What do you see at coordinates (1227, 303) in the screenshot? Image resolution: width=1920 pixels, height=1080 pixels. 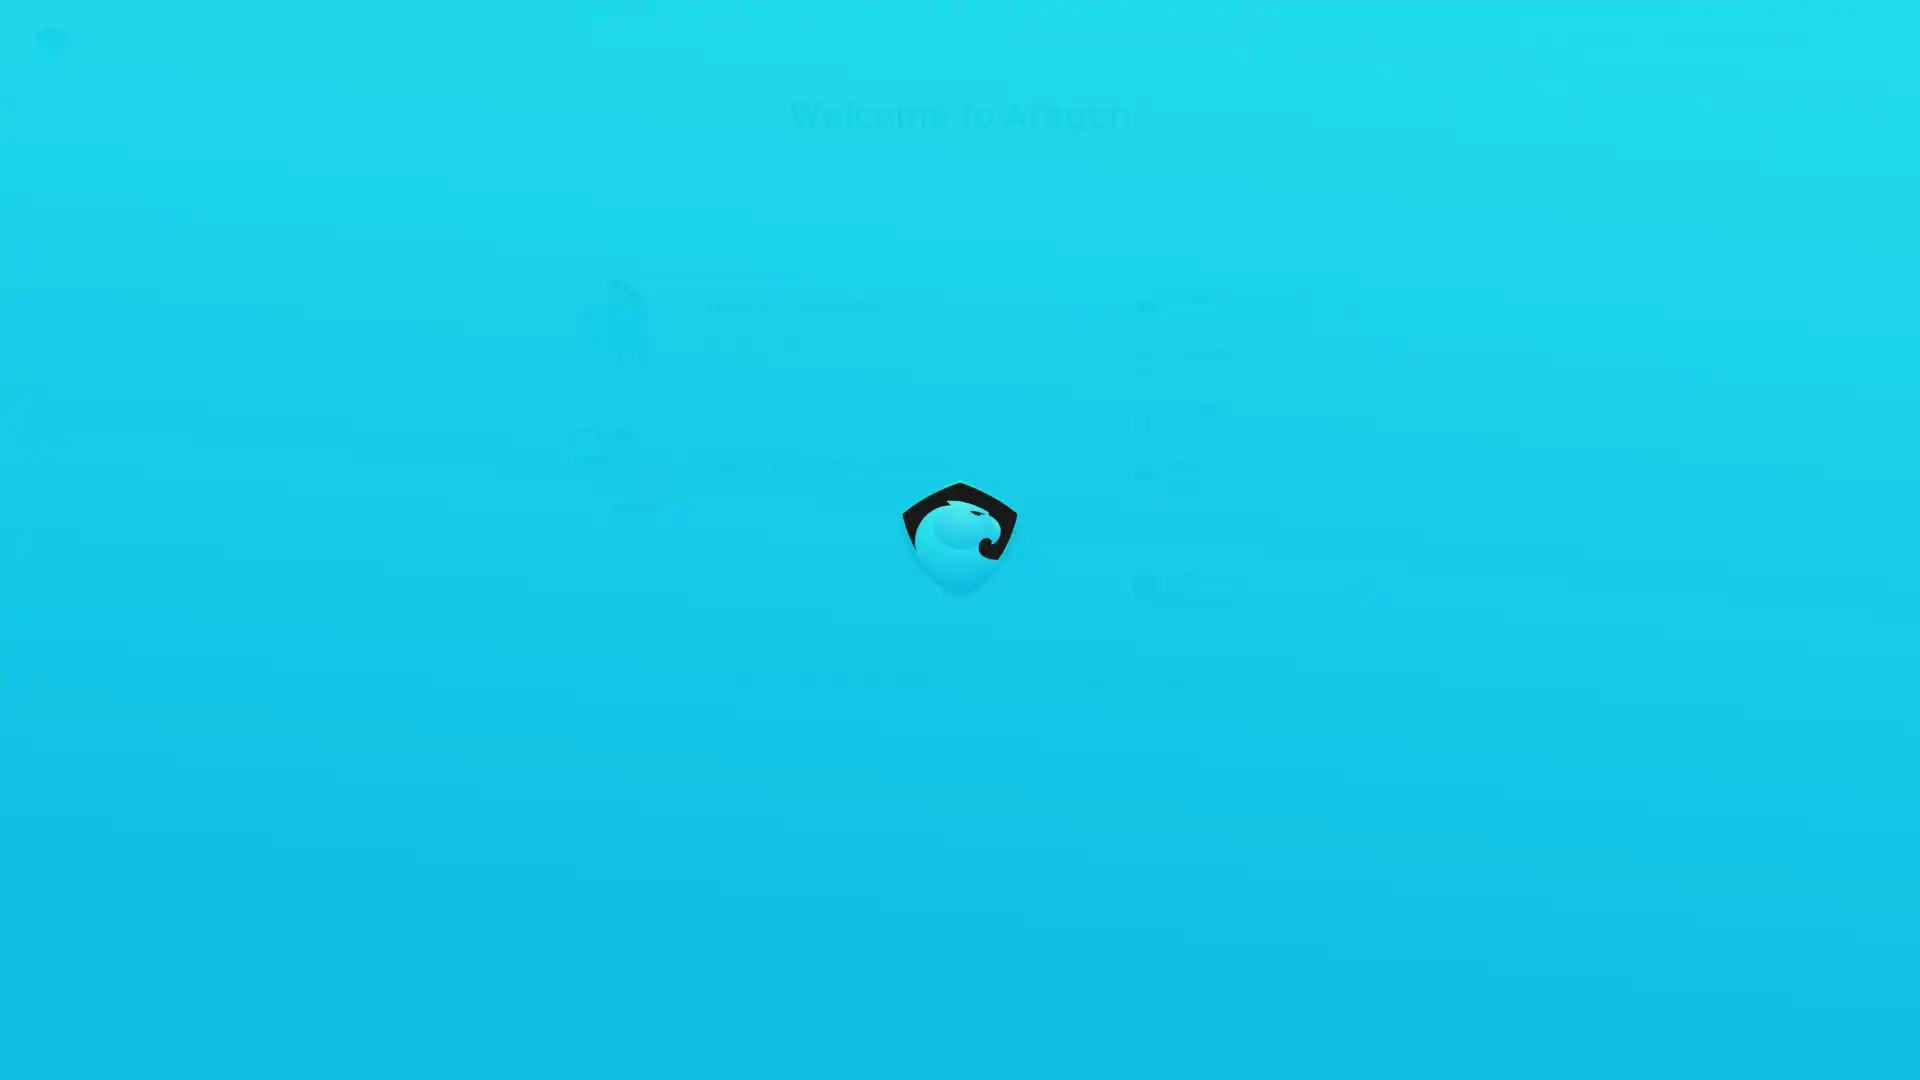 I see `Aragon Governance DEMOCRACY` at bounding box center [1227, 303].